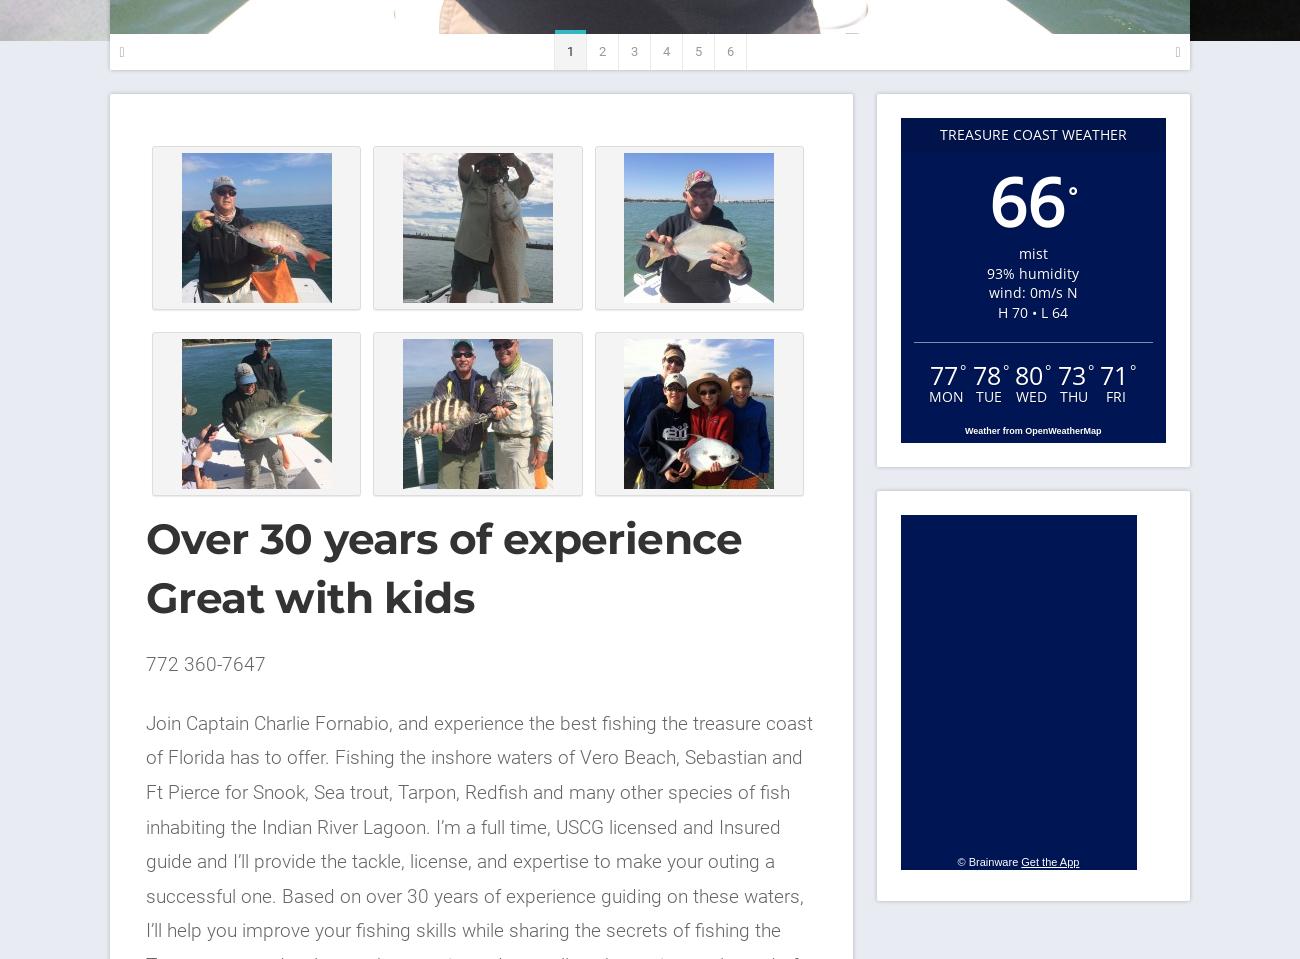 This screenshot has width=1300, height=959. What do you see at coordinates (310, 597) in the screenshot?
I see `'Great with kids'` at bounding box center [310, 597].